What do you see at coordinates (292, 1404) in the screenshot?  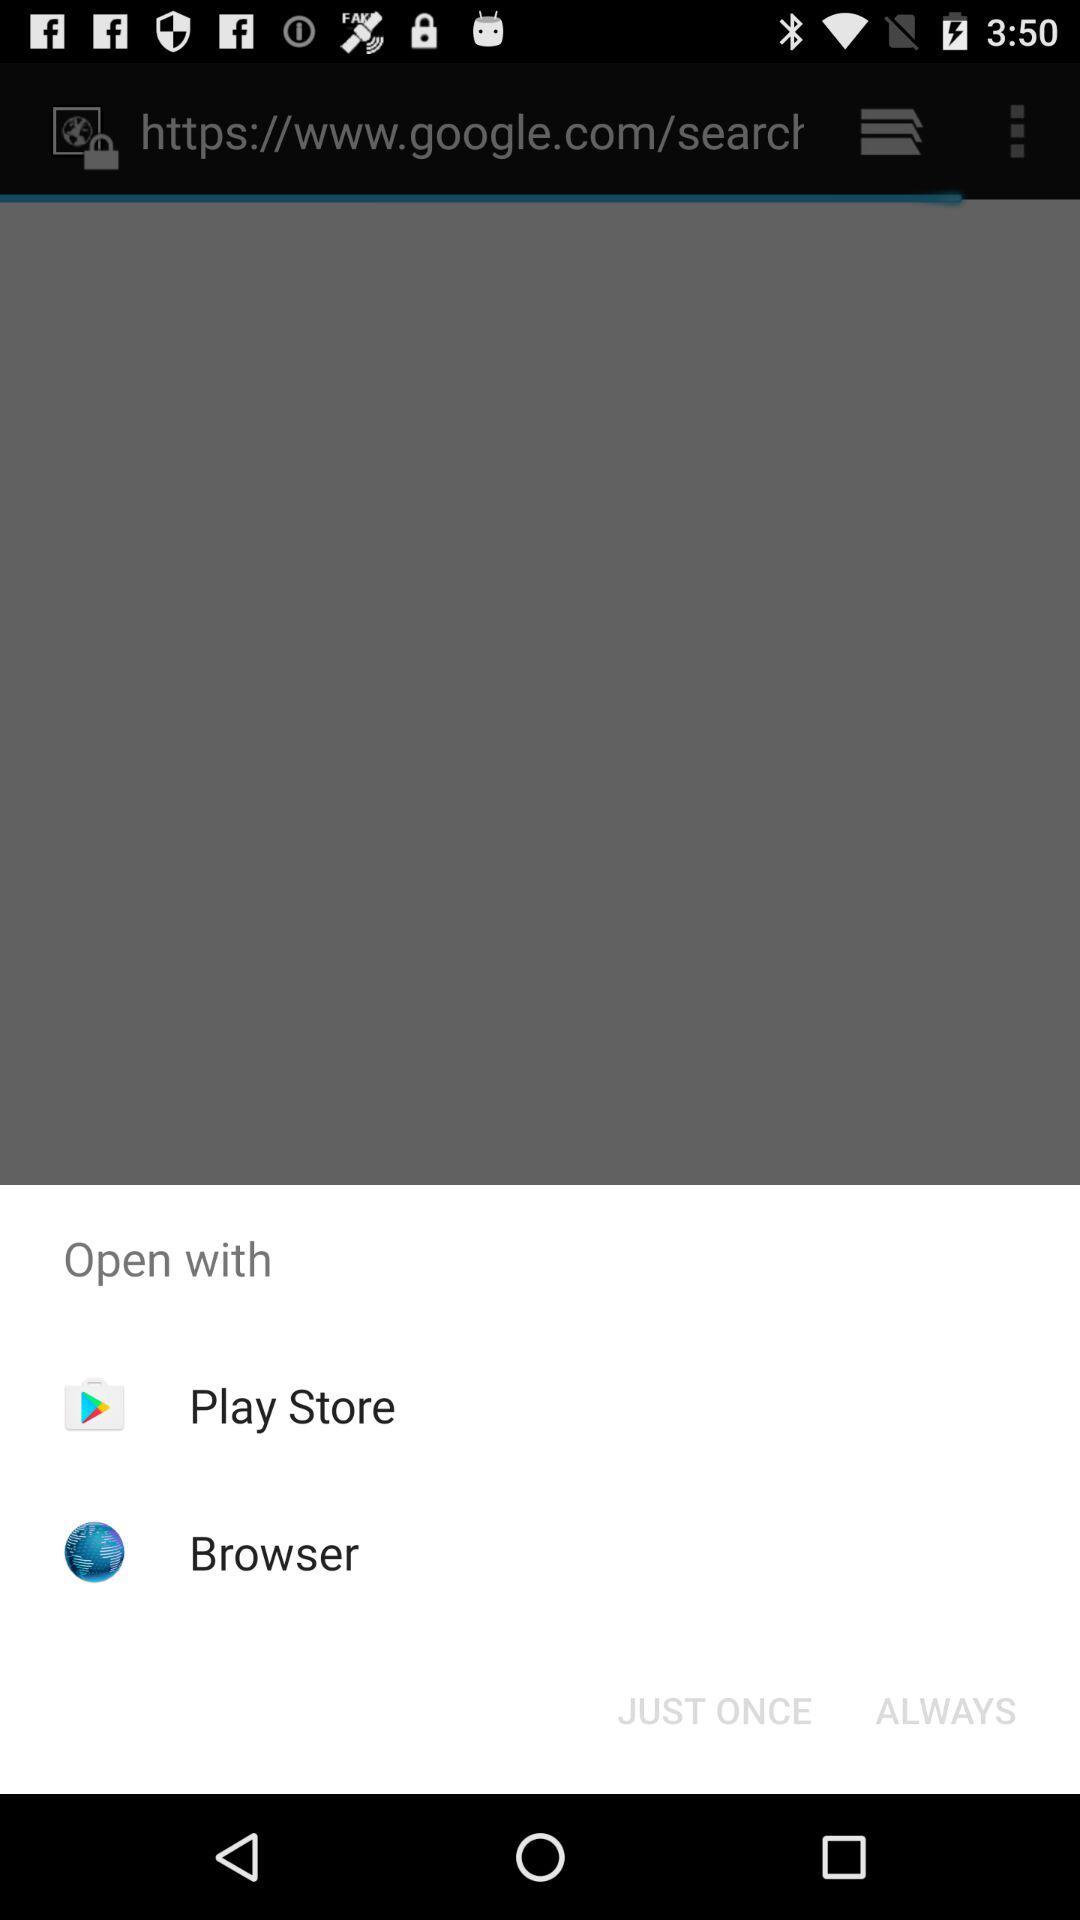 I see `play store` at bounding box center [292, 1404].